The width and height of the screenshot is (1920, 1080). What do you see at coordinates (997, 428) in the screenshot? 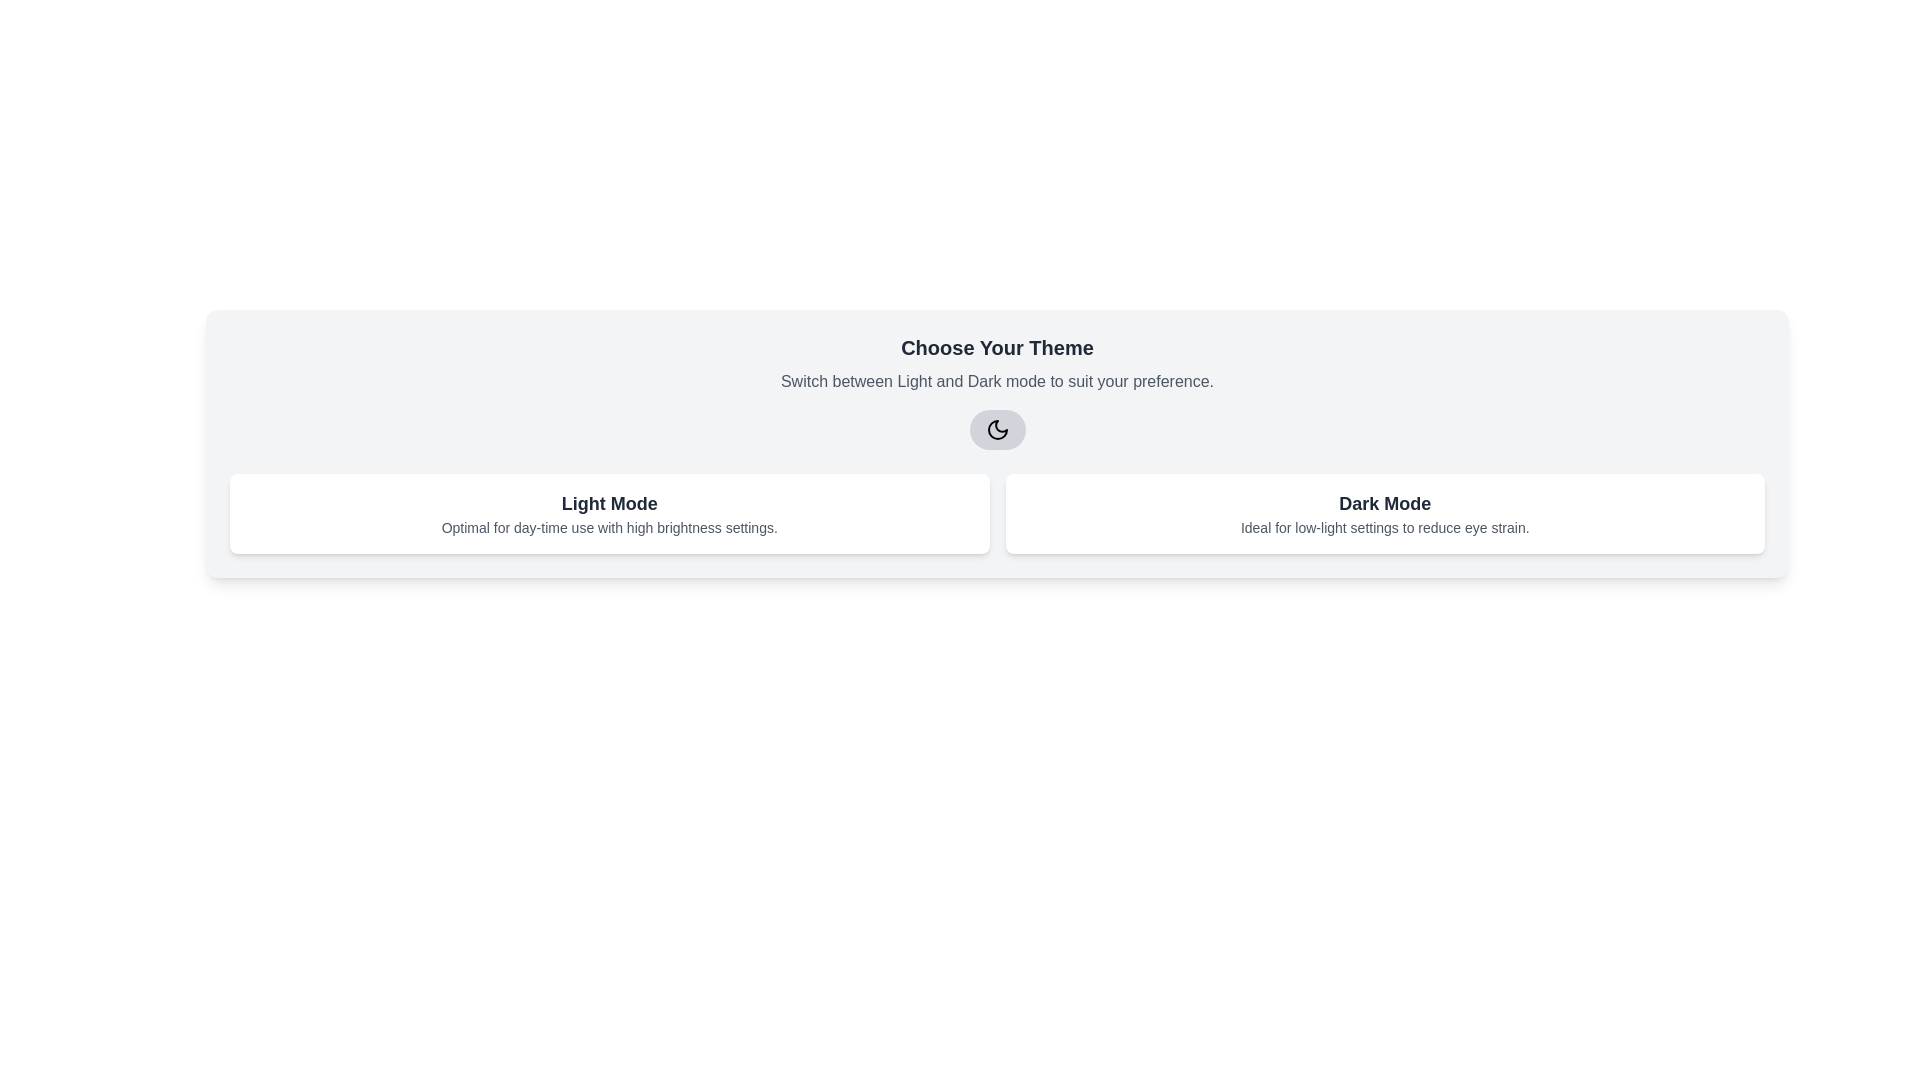
I see `the circular theme toggle button with a crescent moon icon to observe its hover effect` at bounding box center [997, 428].